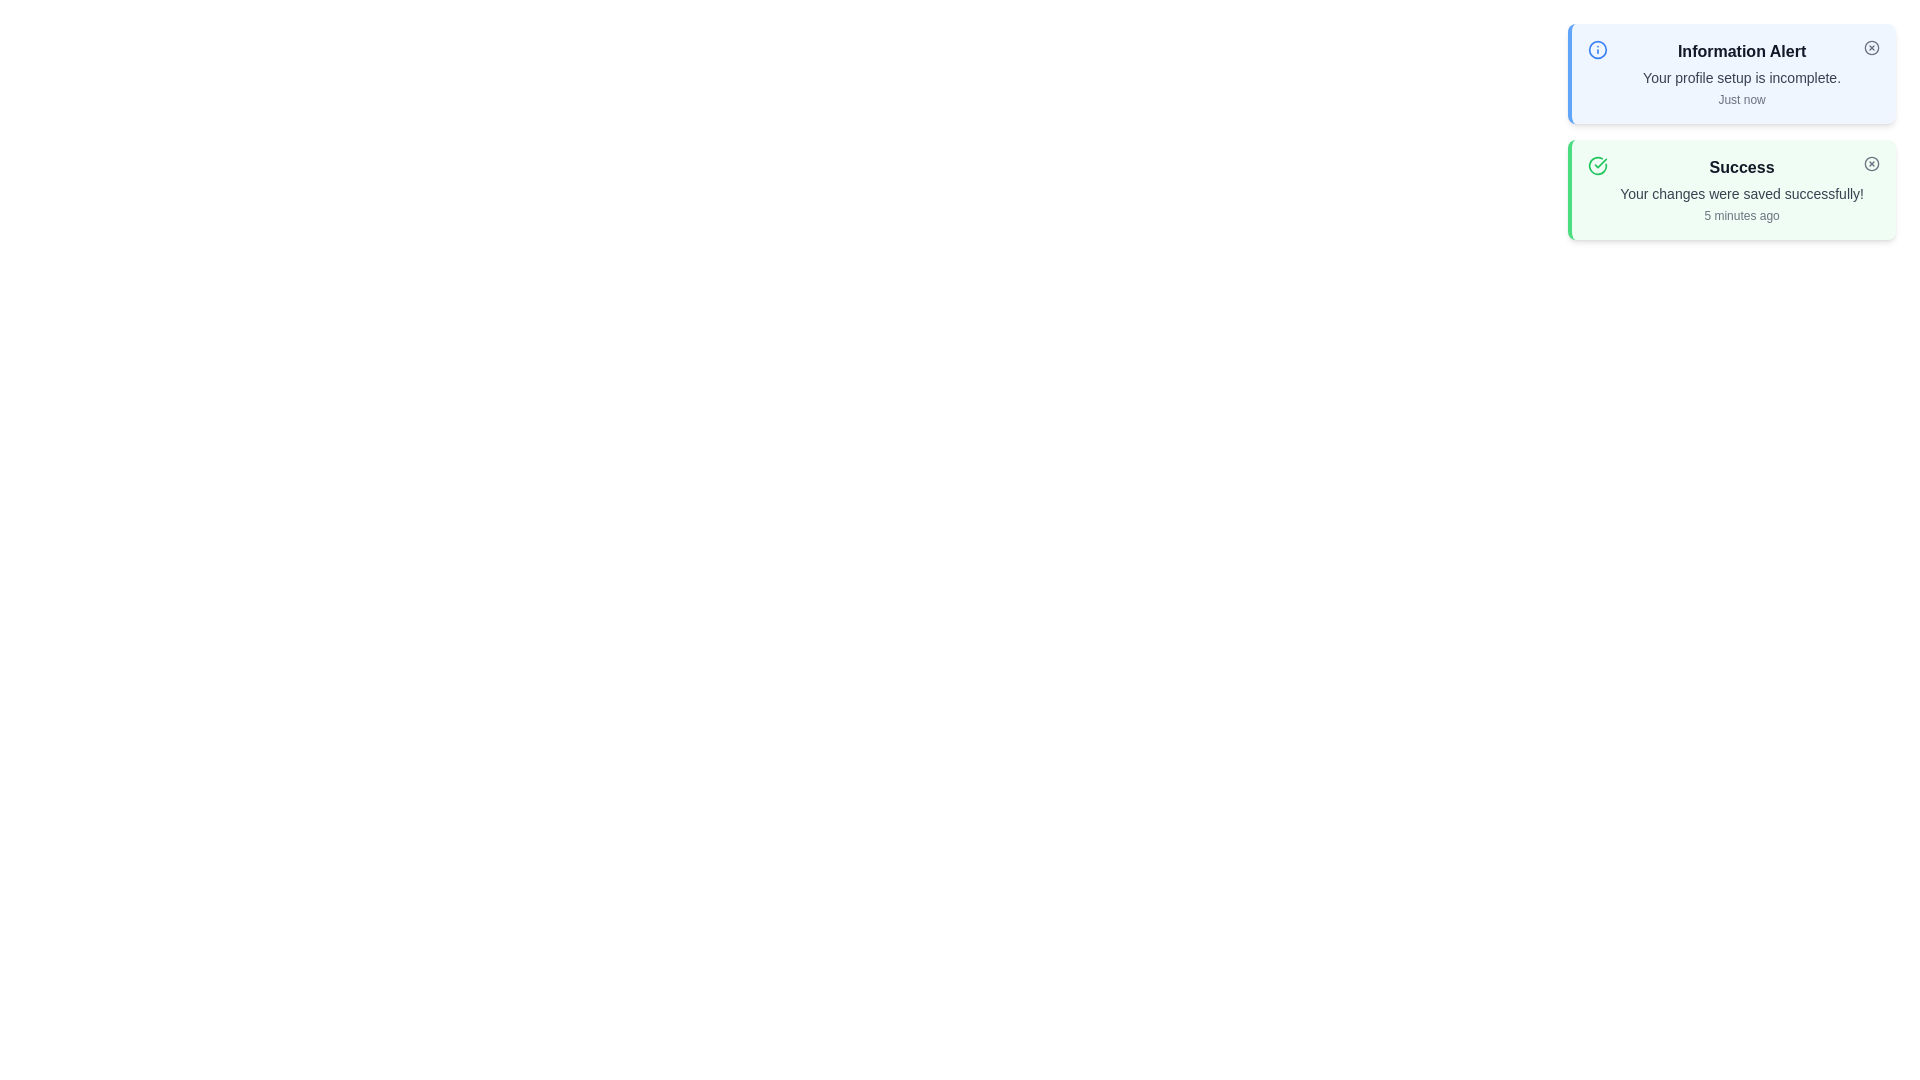 Image resolution: width=1920 pixels, height=1080 pixels. What do you see at coordinates (1731, 189) in the screenshot?
I see `the notification with title 'Success'` at bounding box center [1731, 189].